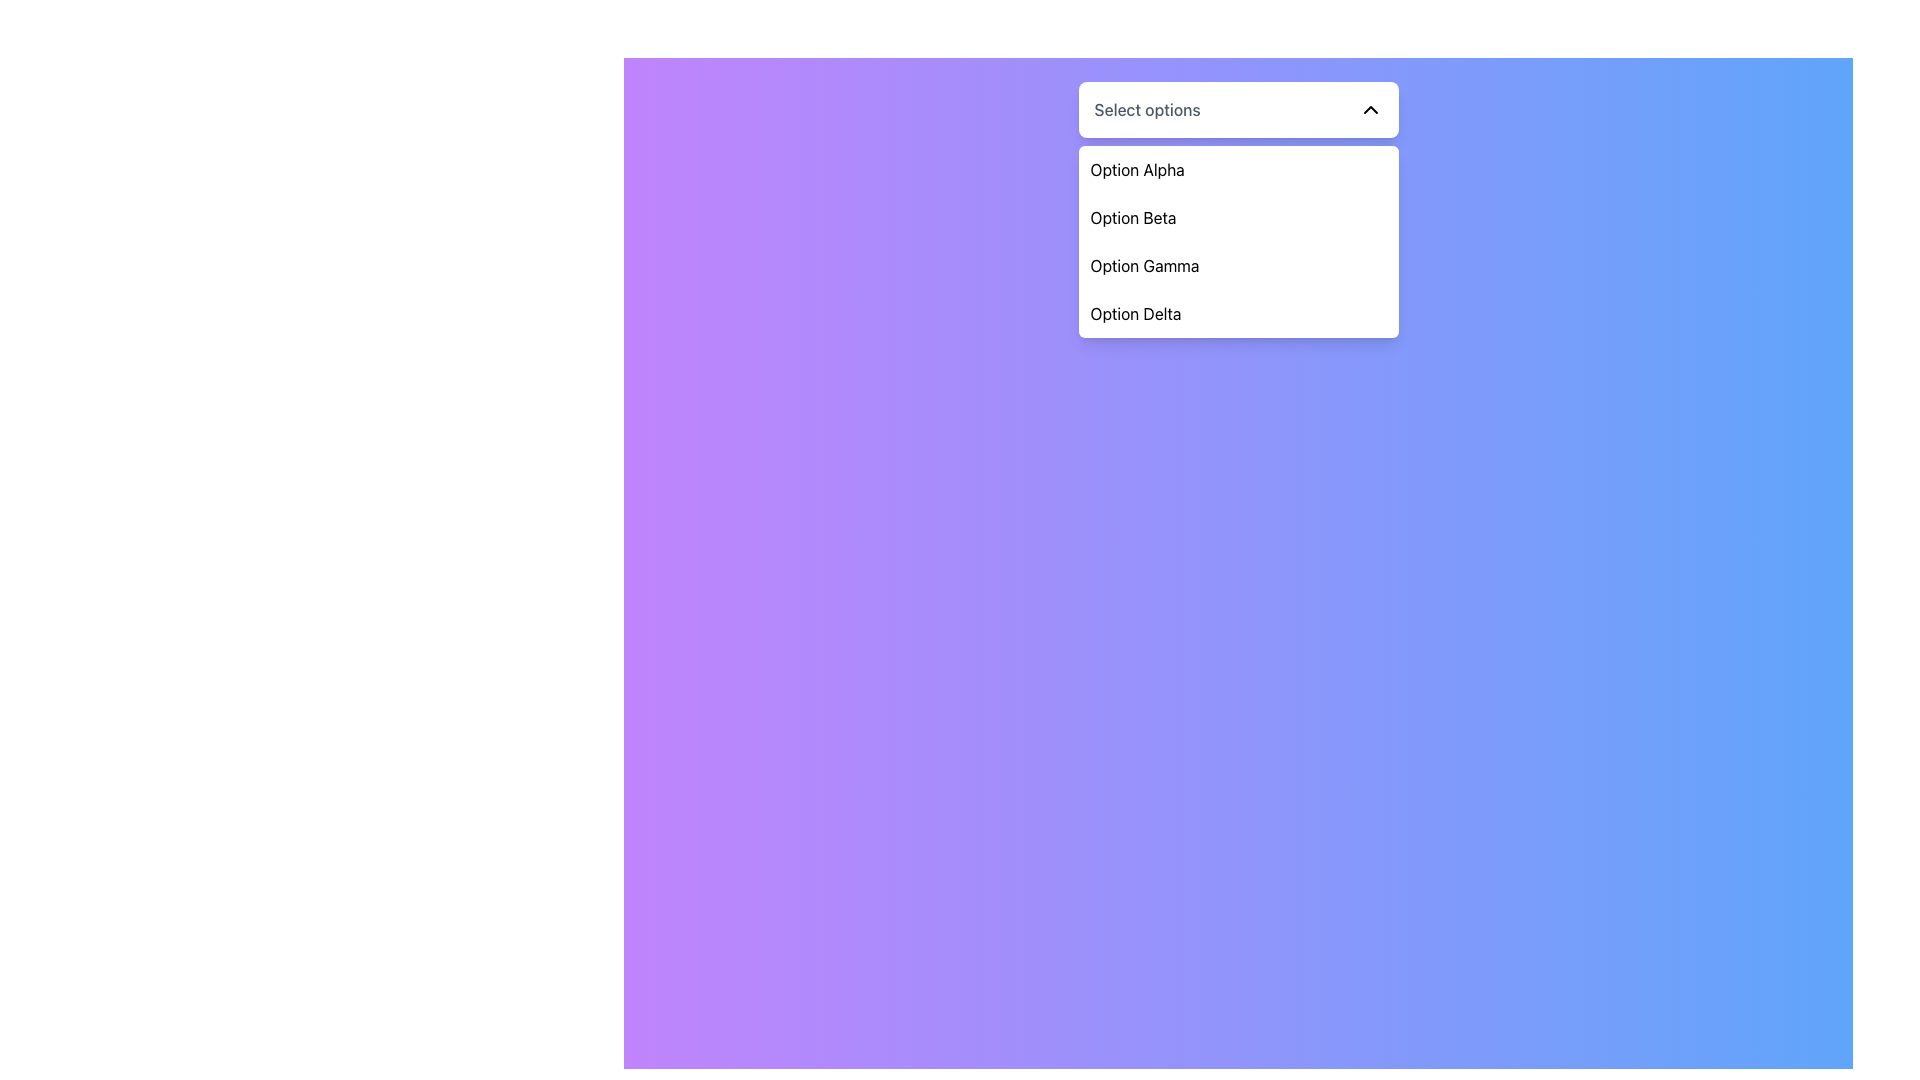 This screenshot has width=1920, height=1080. I want to click on the fourth option in the dropdown menu, so click(1135, 313).